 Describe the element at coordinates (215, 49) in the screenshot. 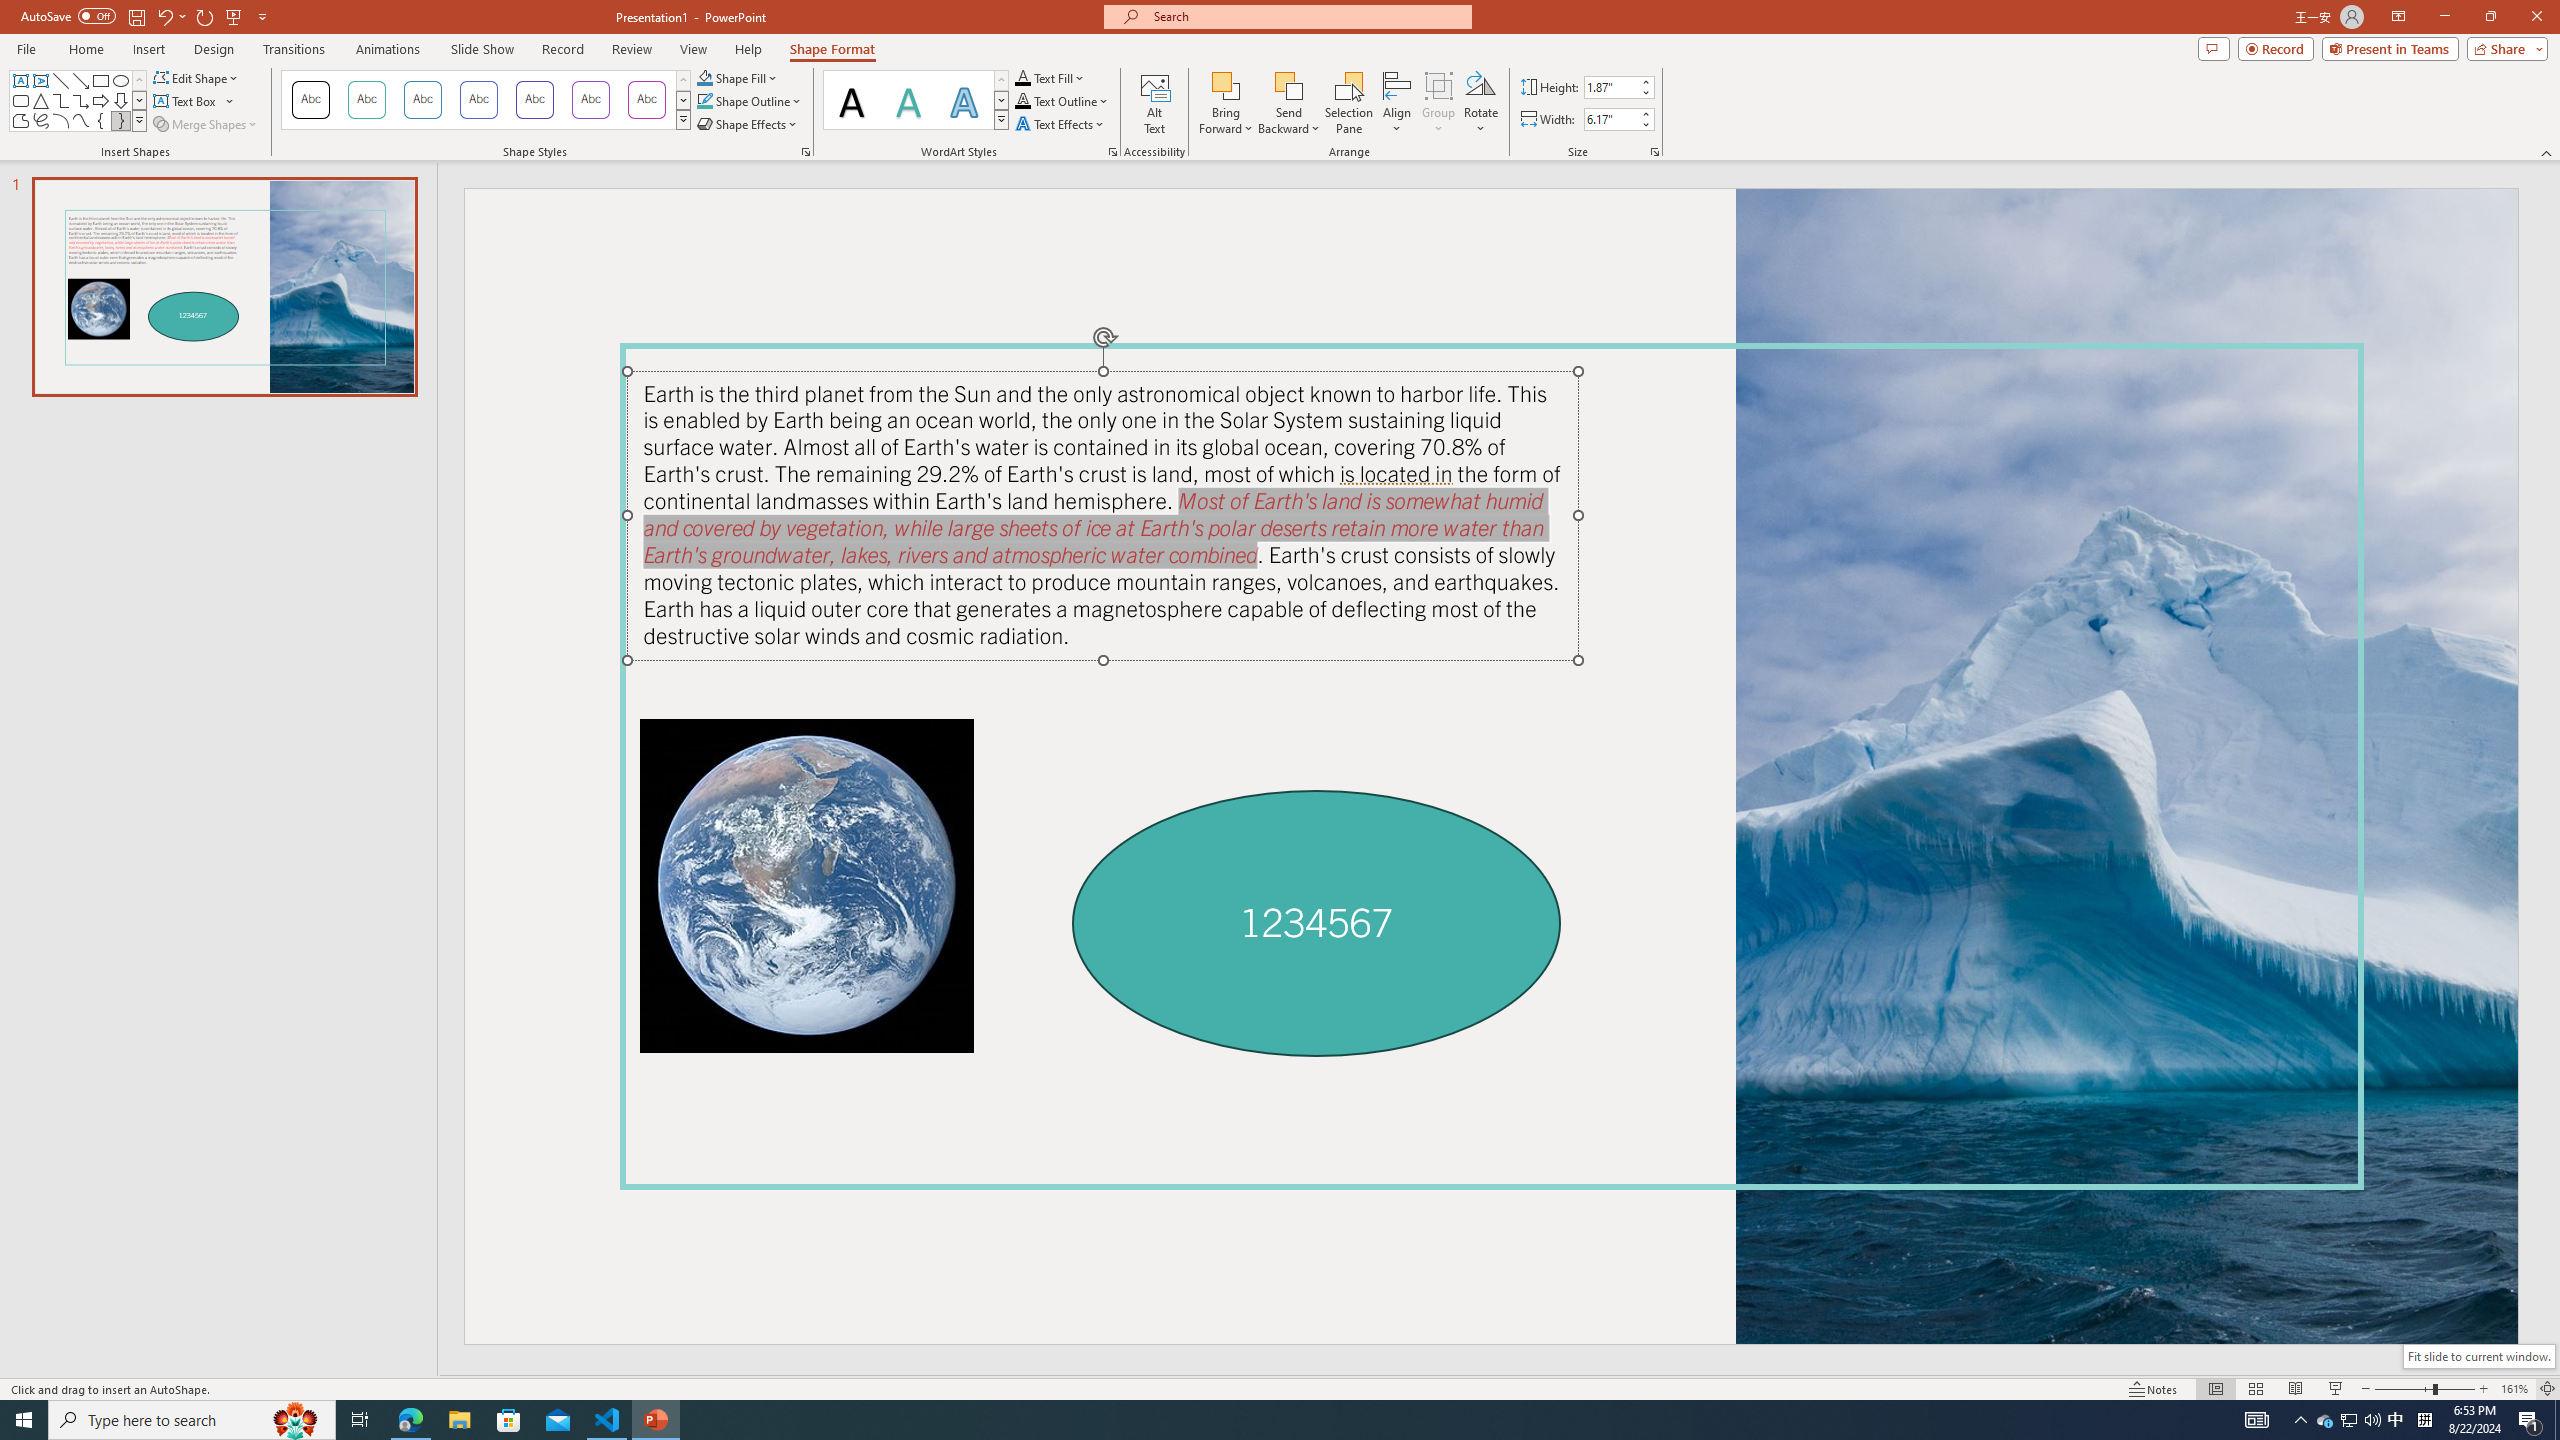

I see `'Design'` at that location.